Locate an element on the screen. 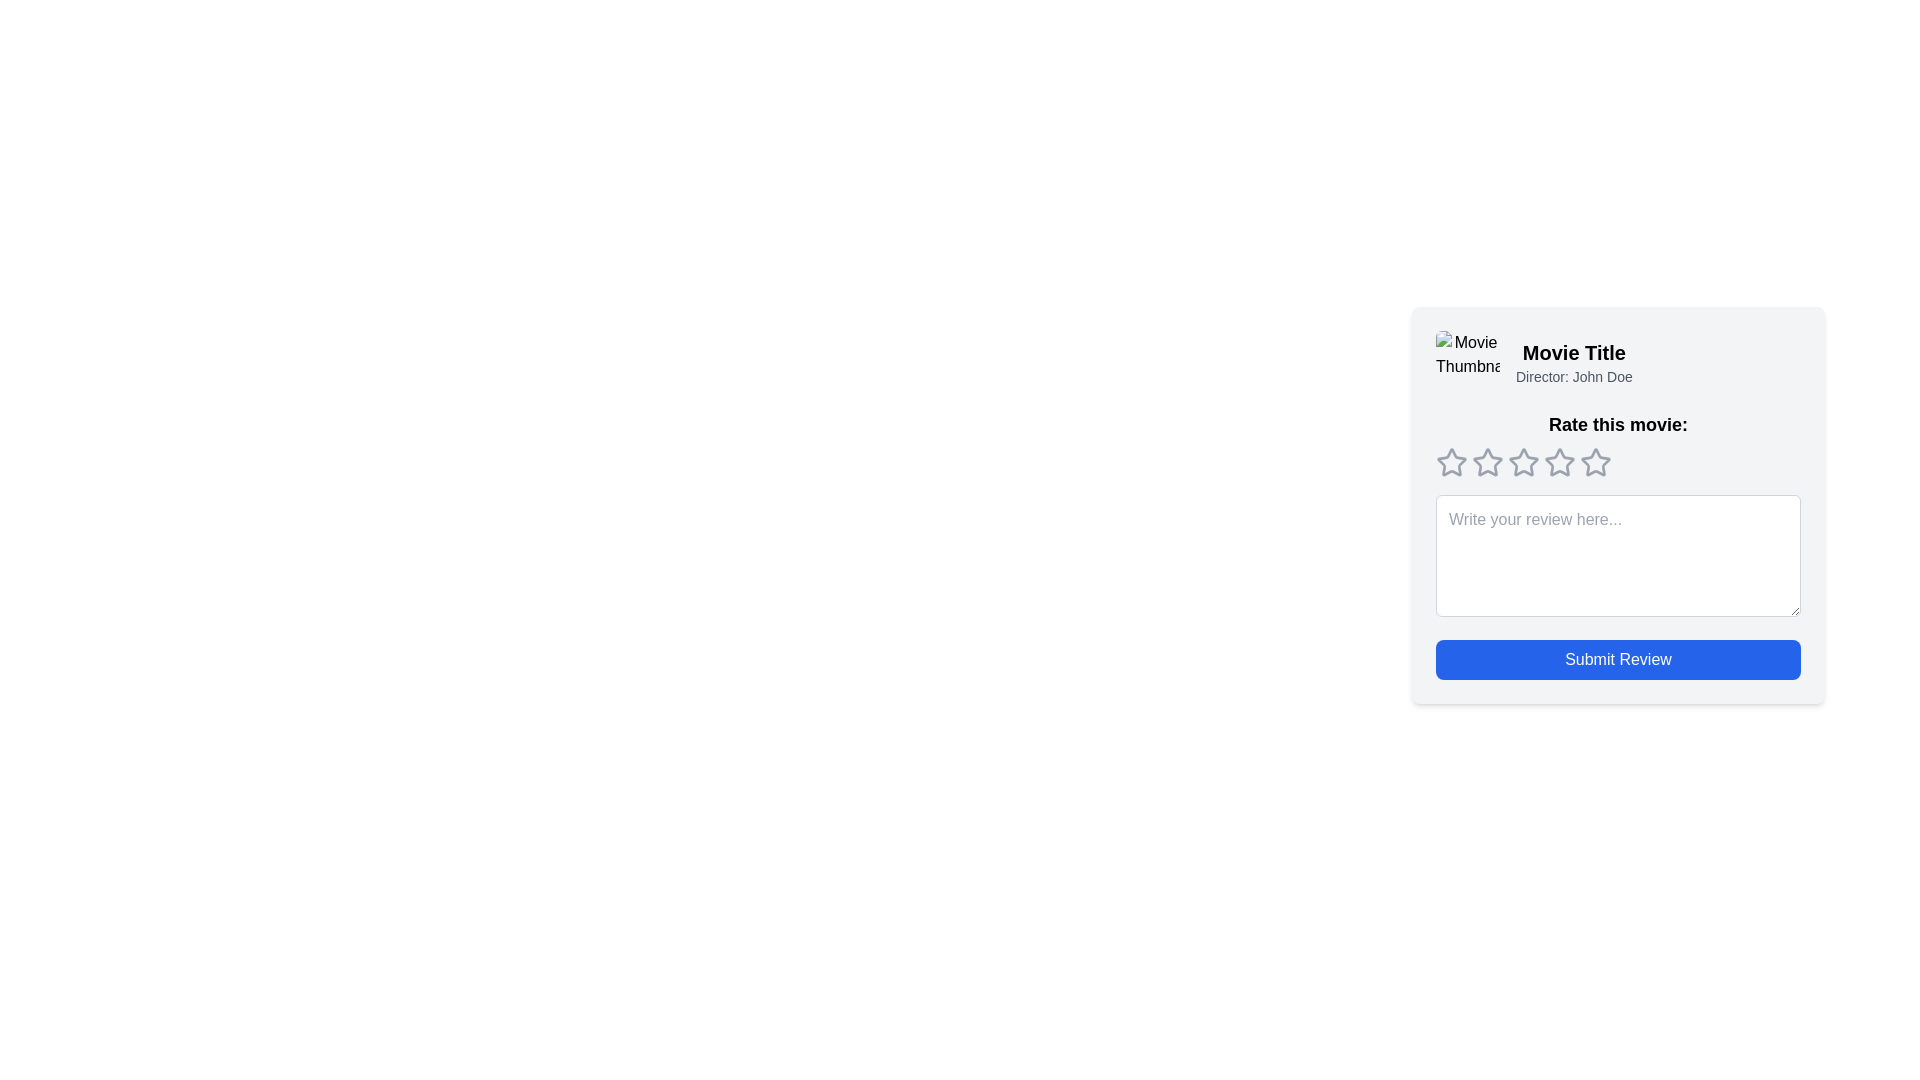 Image resolution: width=1920 pixels, height=1080 pixels. the state of the first star in the five-star rating system located below the 'Rate this movie:' label to determine the current rating is located at coordinates (1451, 462).